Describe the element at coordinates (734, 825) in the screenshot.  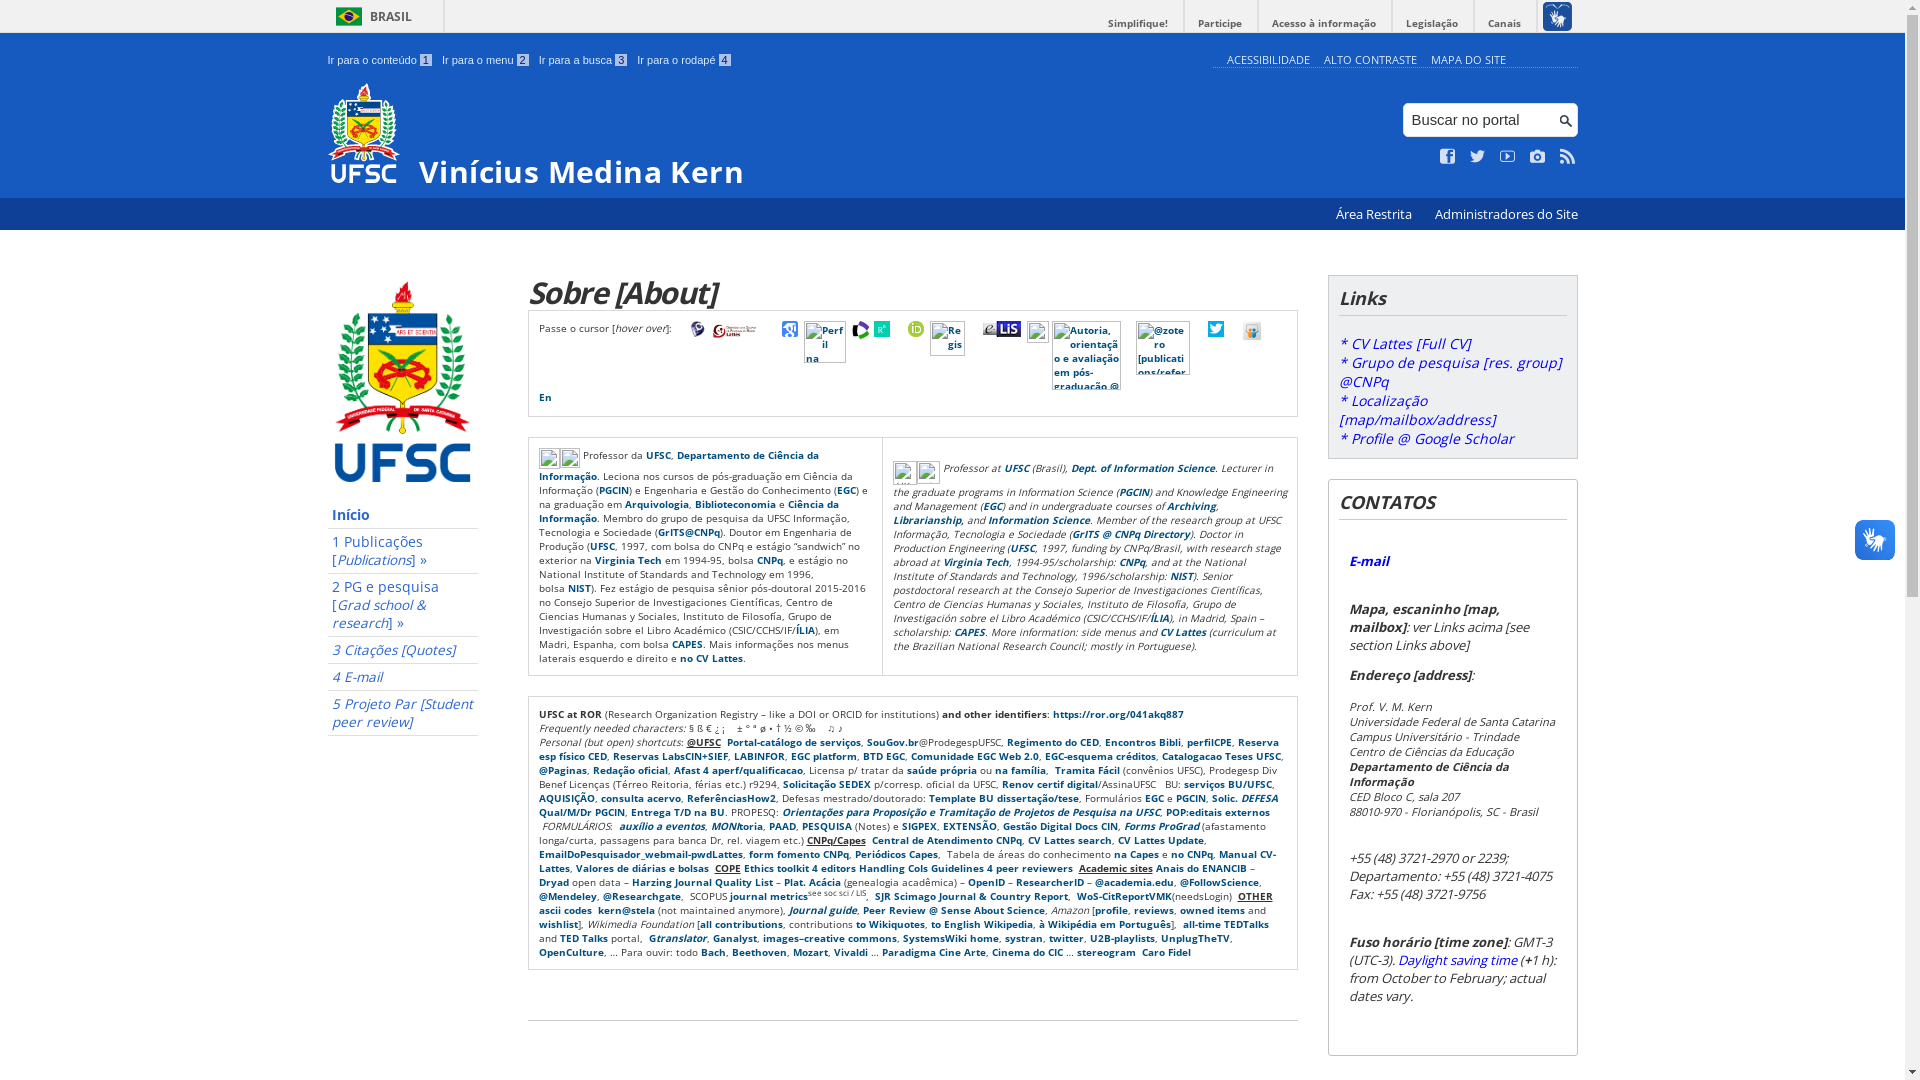
I see `'MONItoria'` at that location.